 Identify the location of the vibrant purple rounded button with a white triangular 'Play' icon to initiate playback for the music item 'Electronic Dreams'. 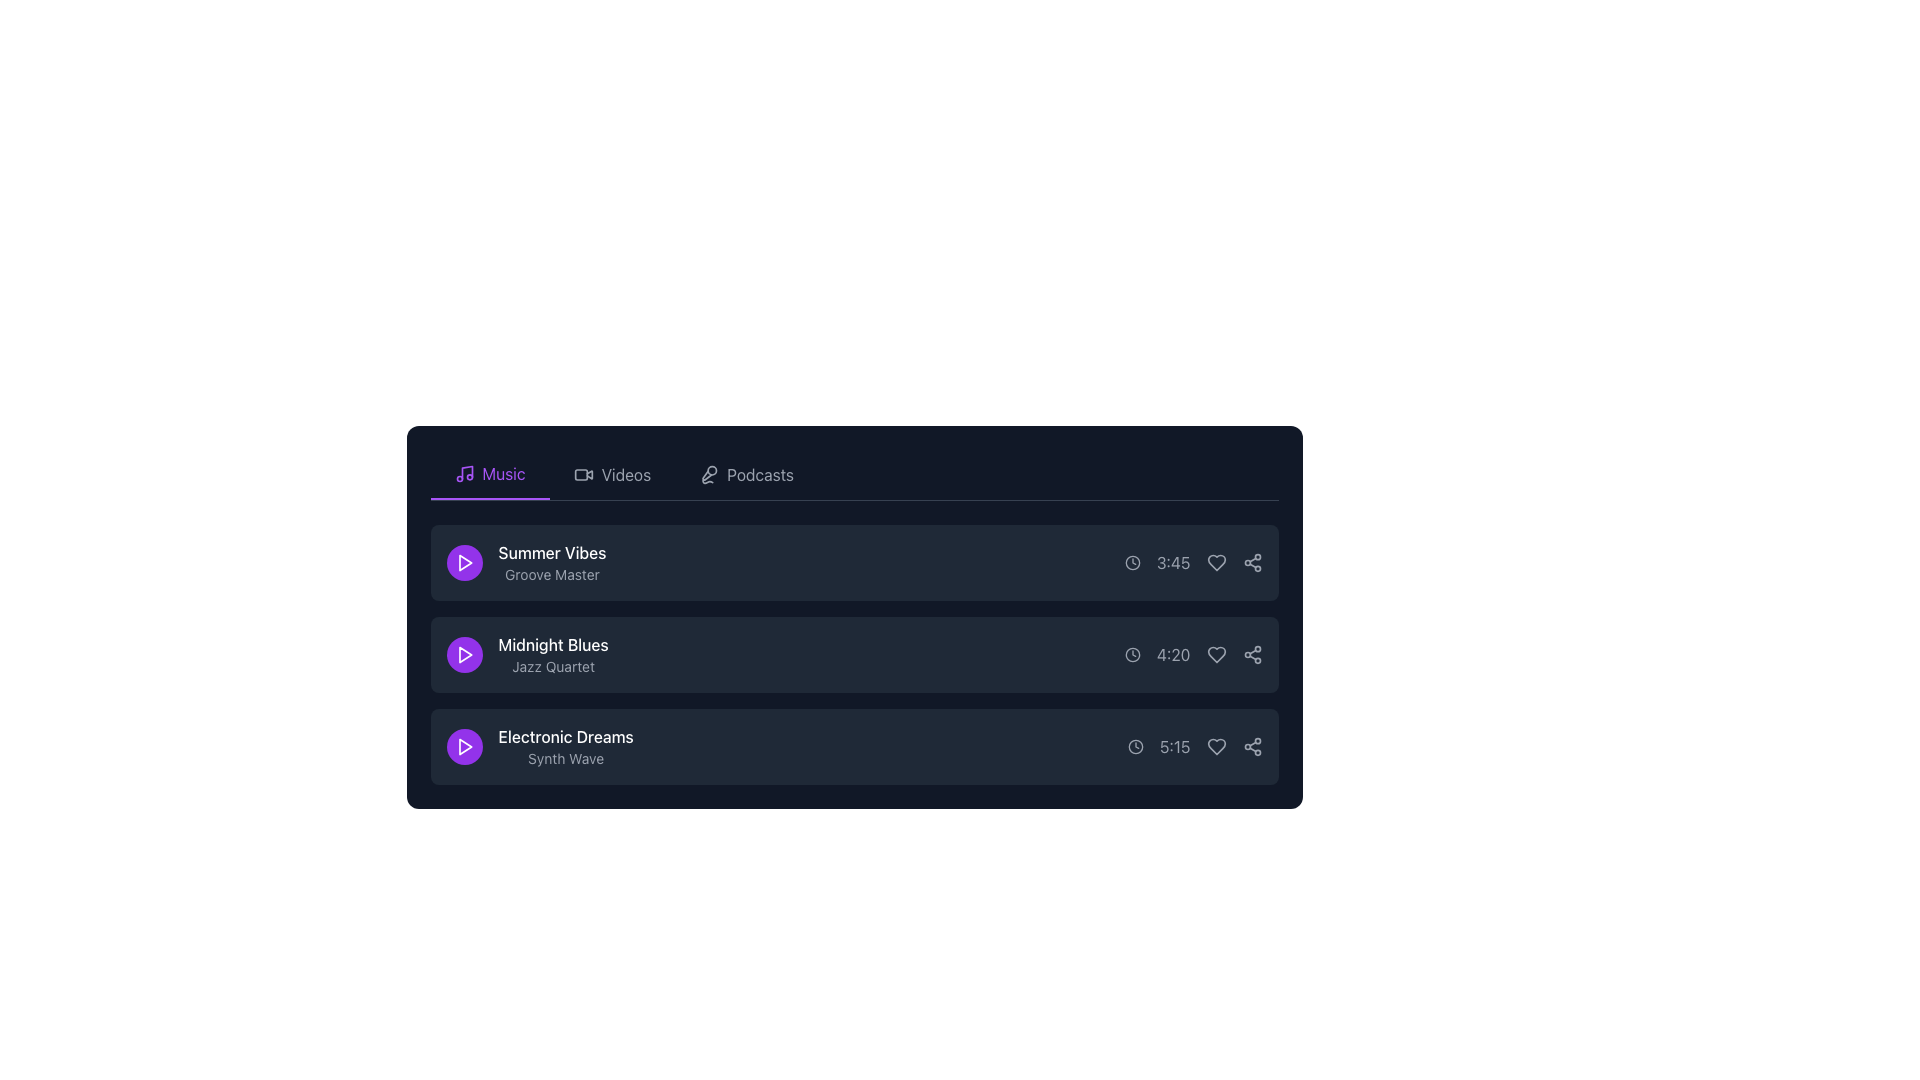
(463, 747).